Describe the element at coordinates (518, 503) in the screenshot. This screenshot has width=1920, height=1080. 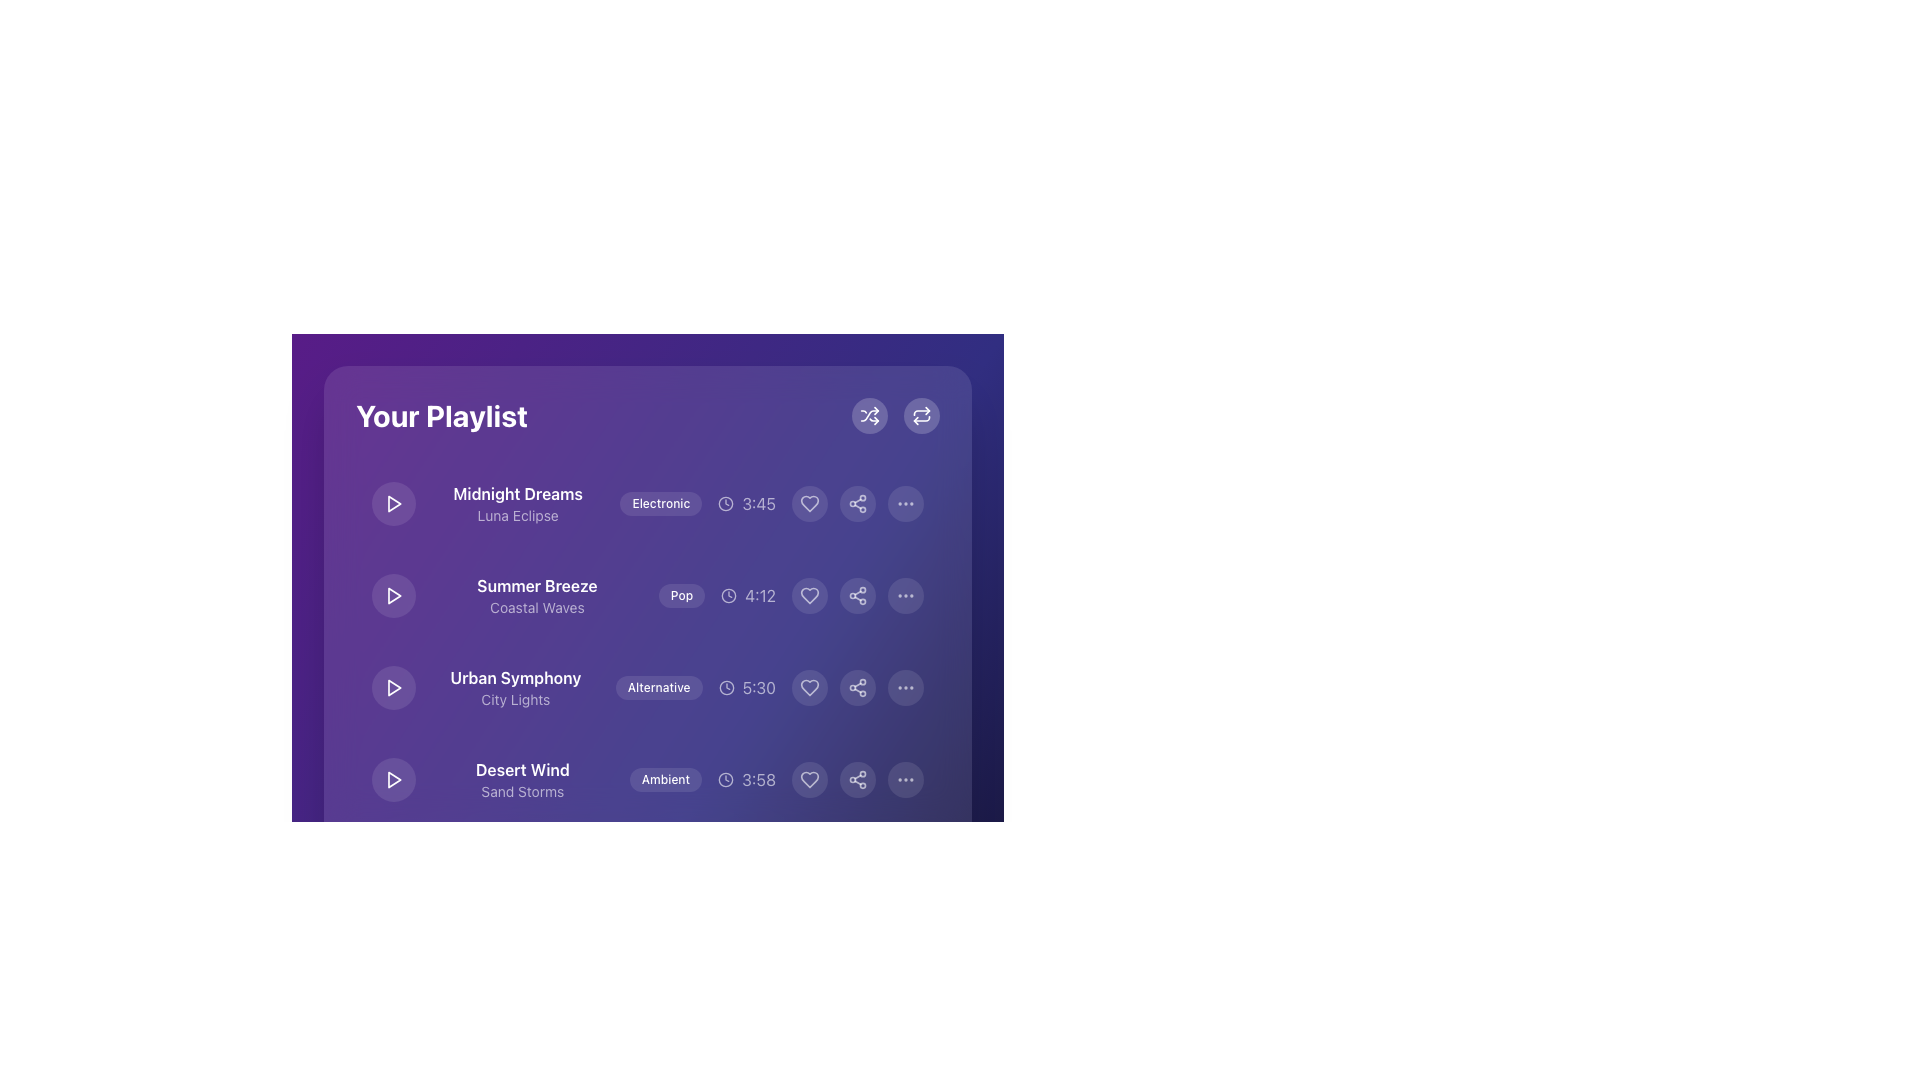
I see `the text display element that shows the track name and artist details in the first row of the playlist to see its properties` at that location.